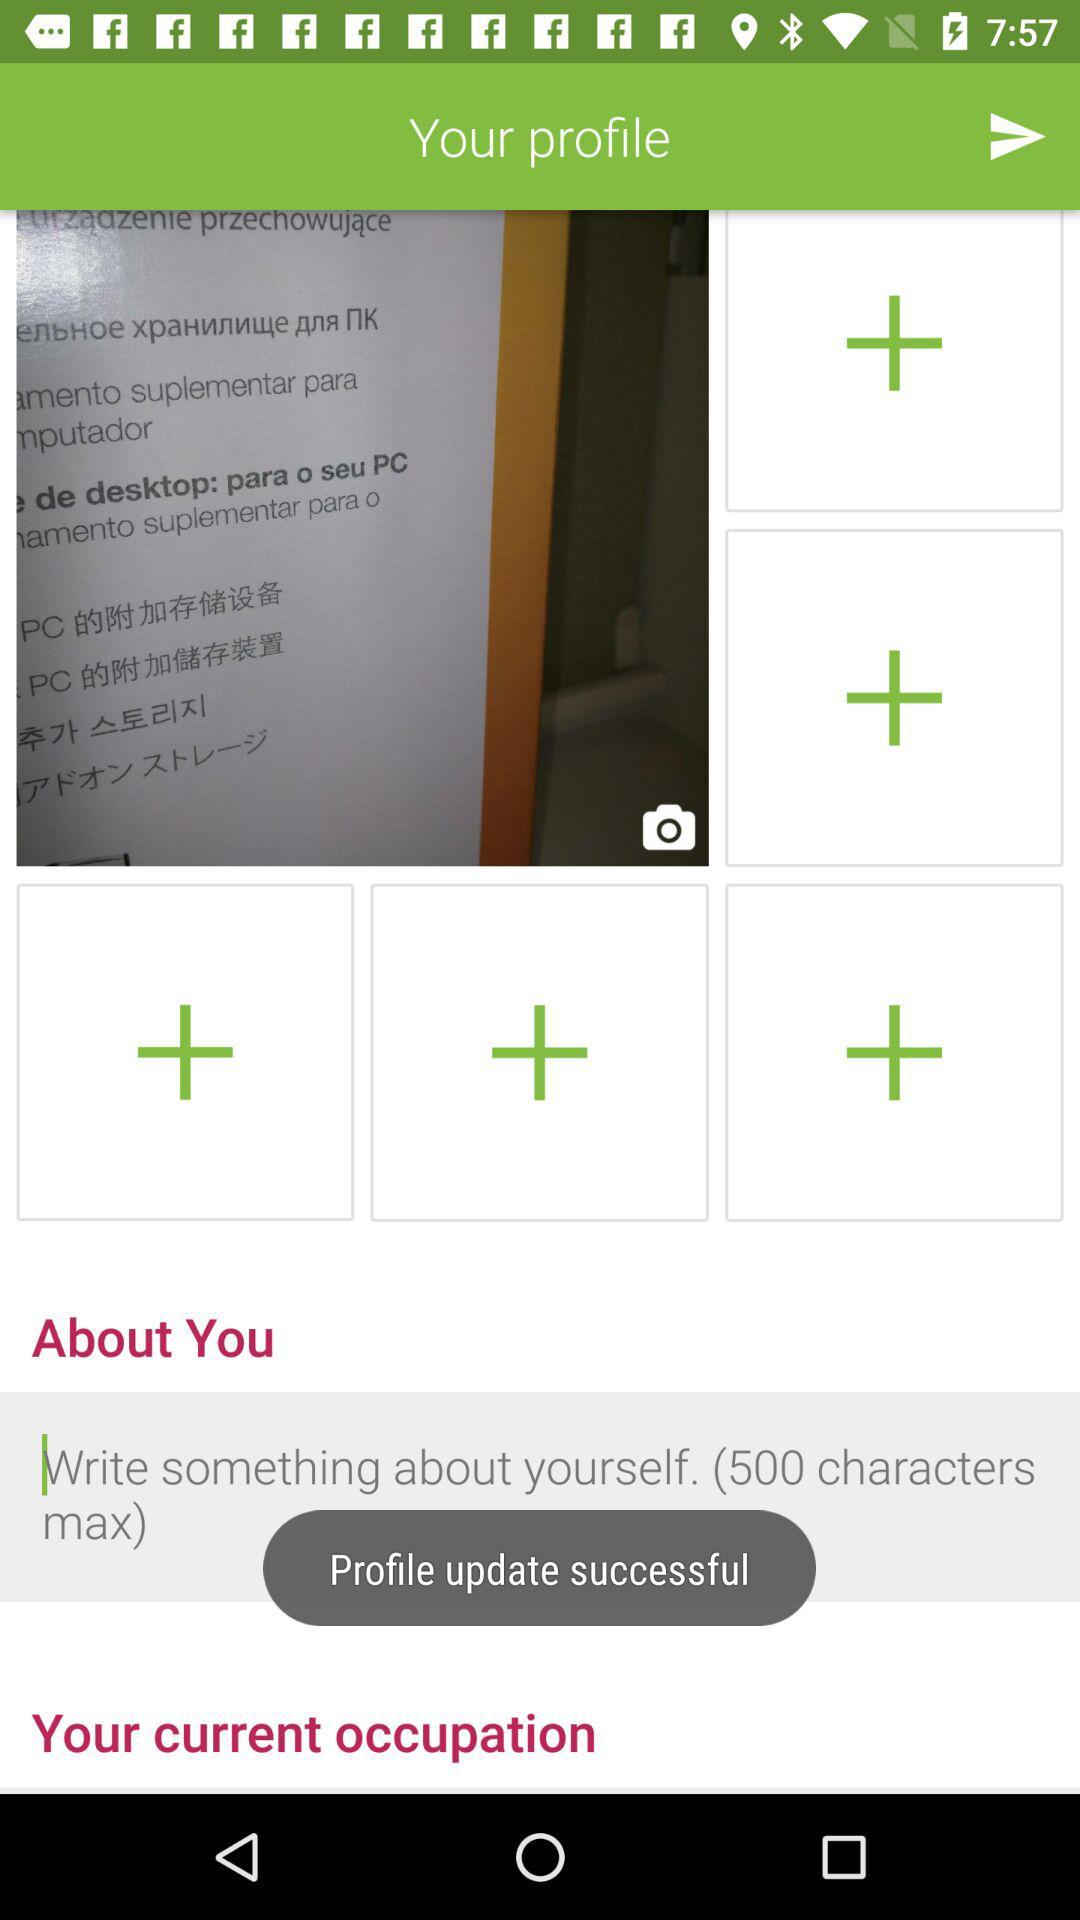 The image size is (1080, 1920). What do you see at coordinates (185, 1051) in the screenshot?
I see `a photo` at bounding box center [185, 1051].